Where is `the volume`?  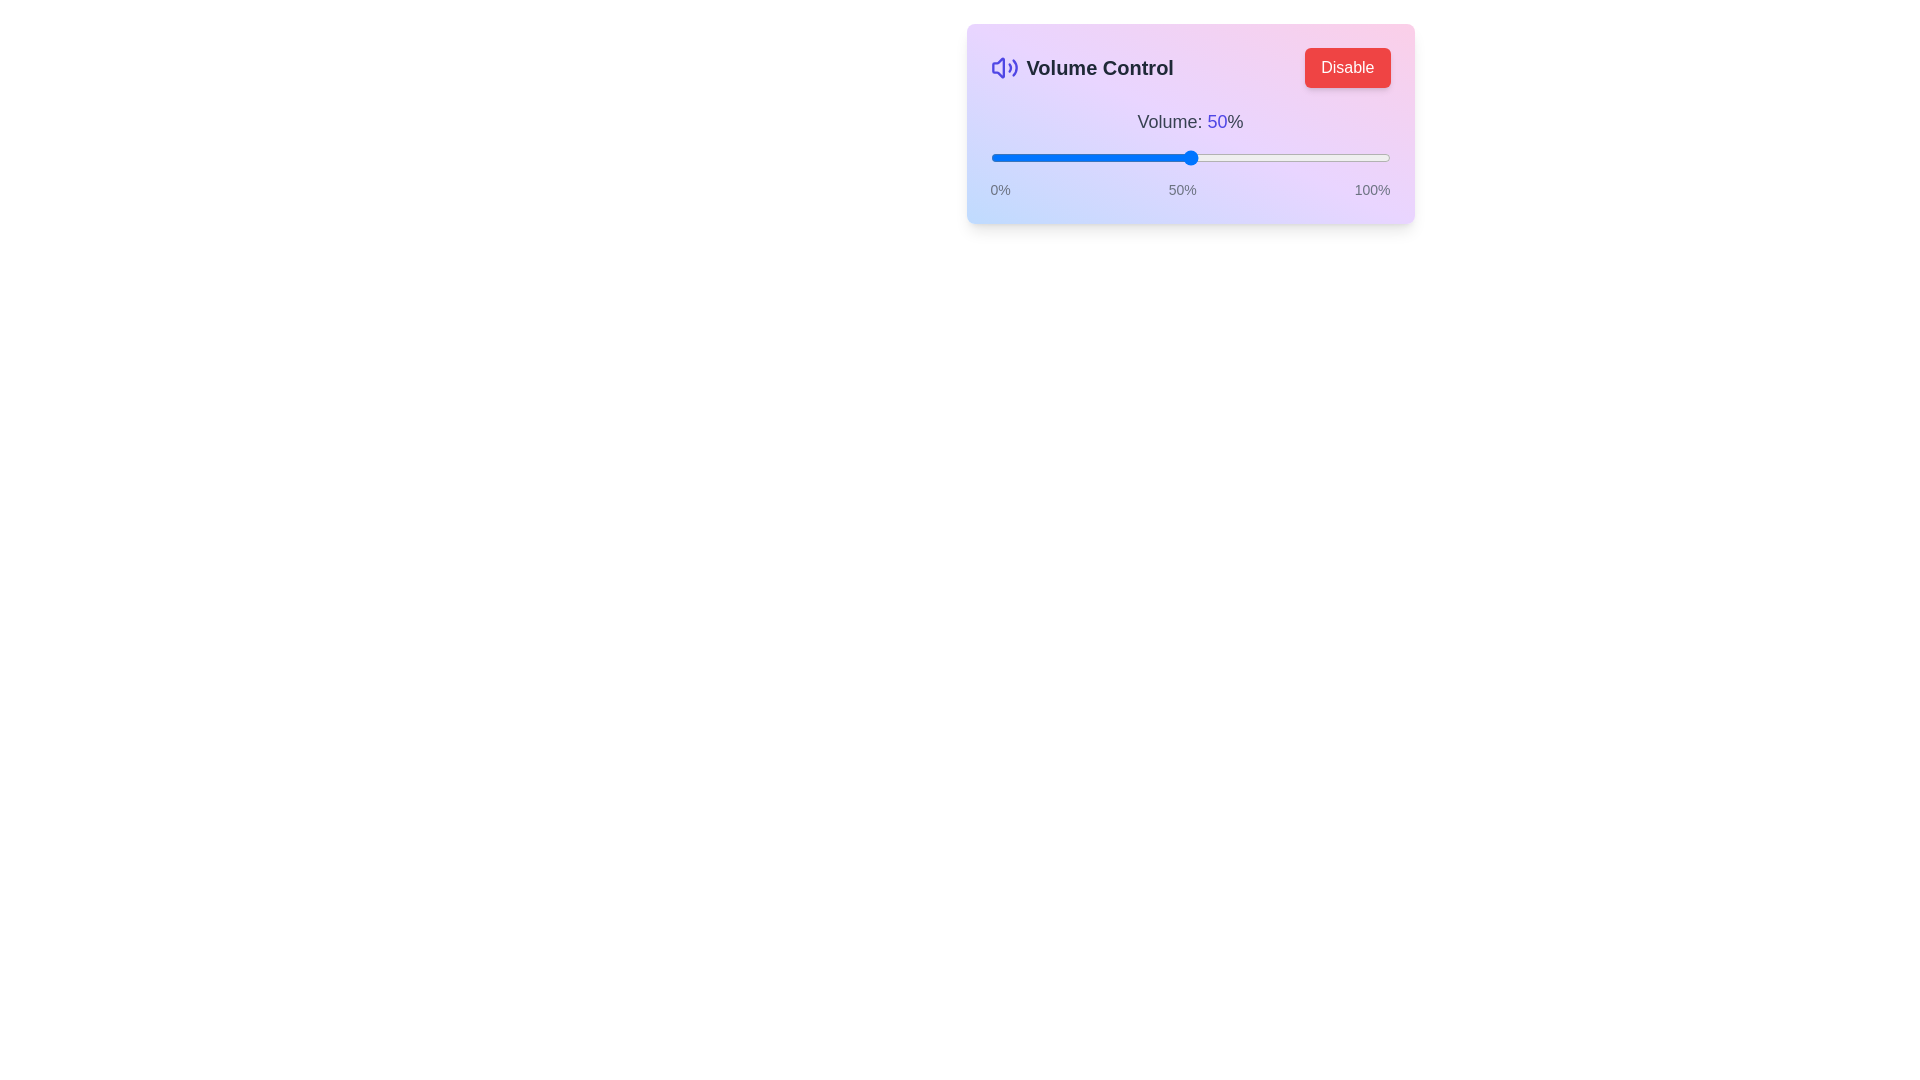
the volume is located at coordinates (1178, 157).